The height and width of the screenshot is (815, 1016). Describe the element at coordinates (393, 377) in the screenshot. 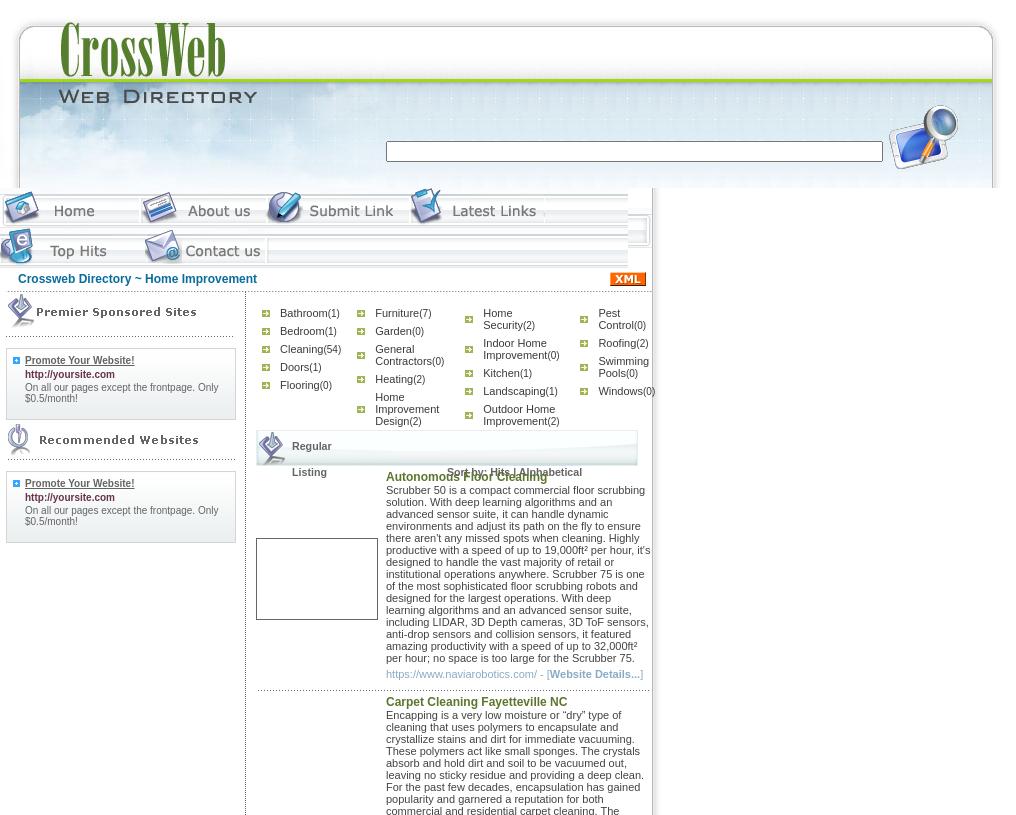

I see `'Heating'` at that location.